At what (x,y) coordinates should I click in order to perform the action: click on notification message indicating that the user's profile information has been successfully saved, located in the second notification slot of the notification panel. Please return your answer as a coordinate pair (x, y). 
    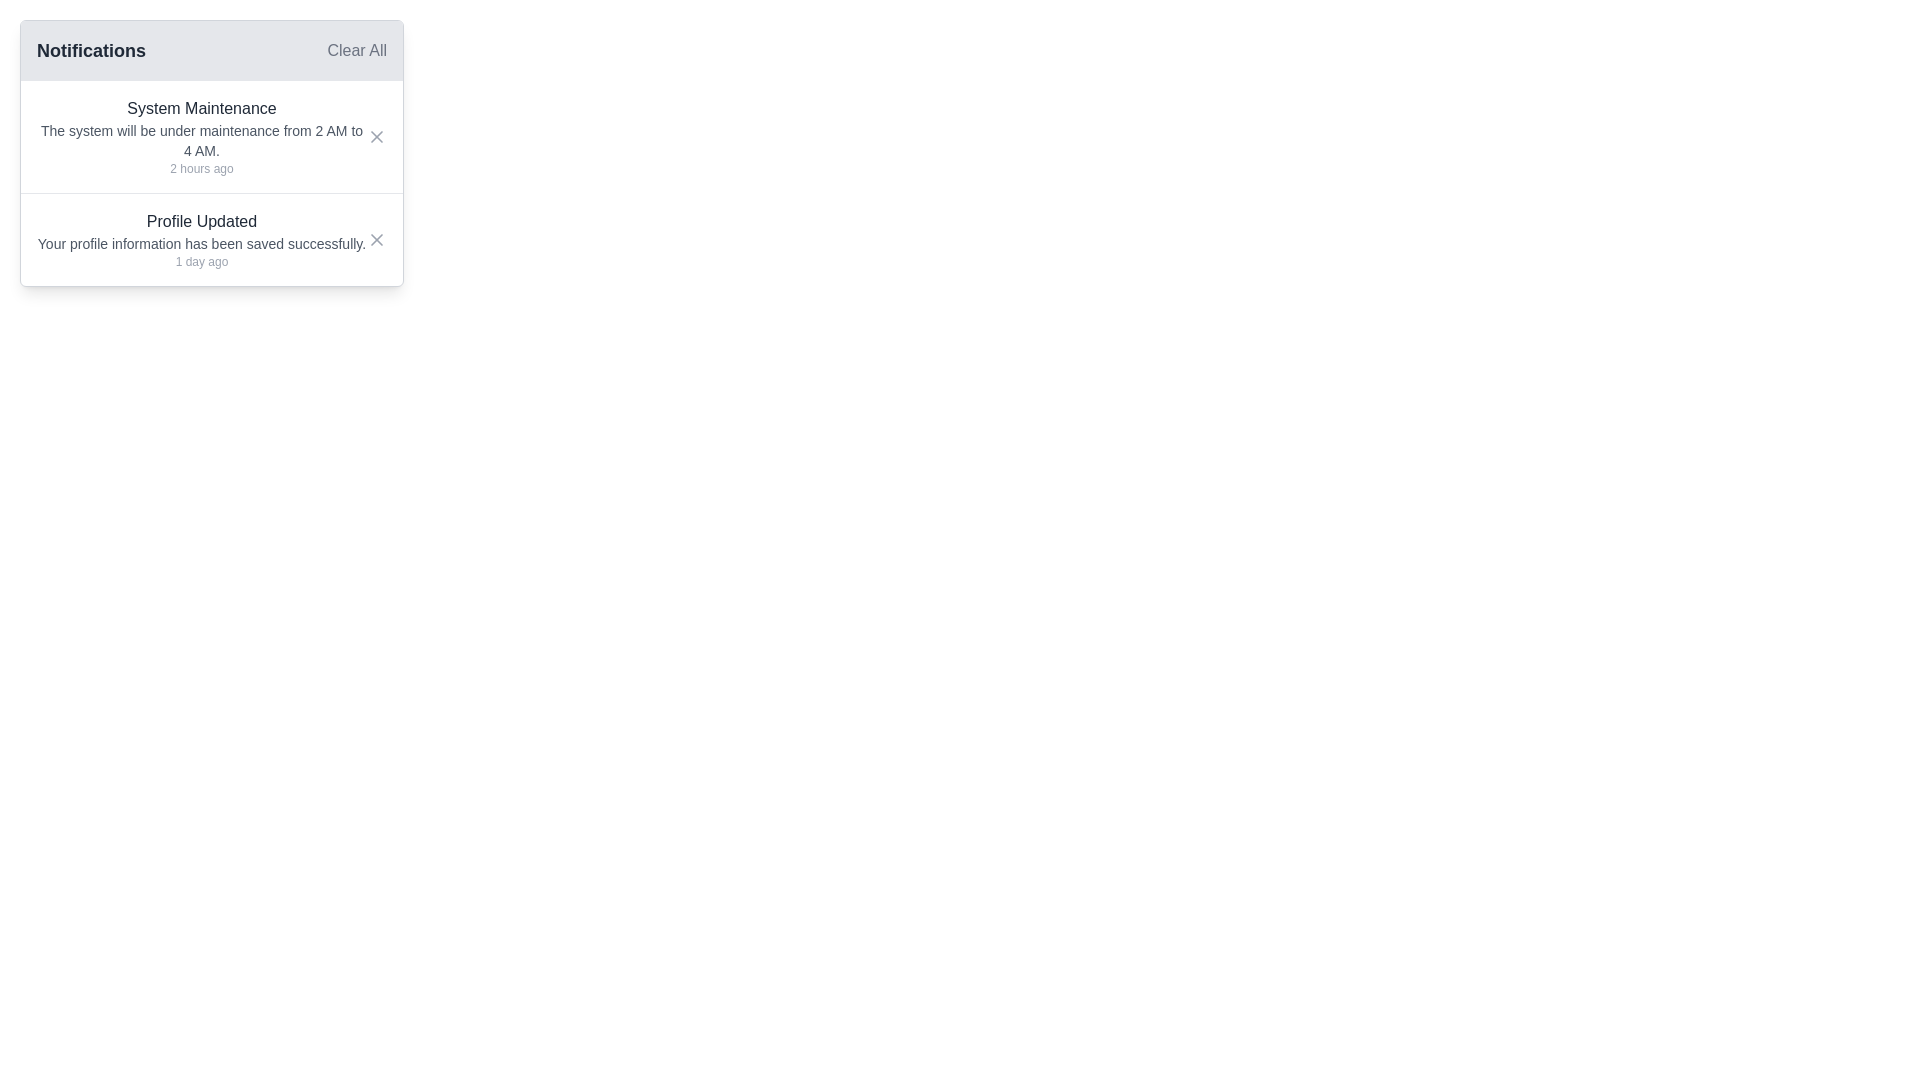
    Looking at the image, I should click on (201, 238).